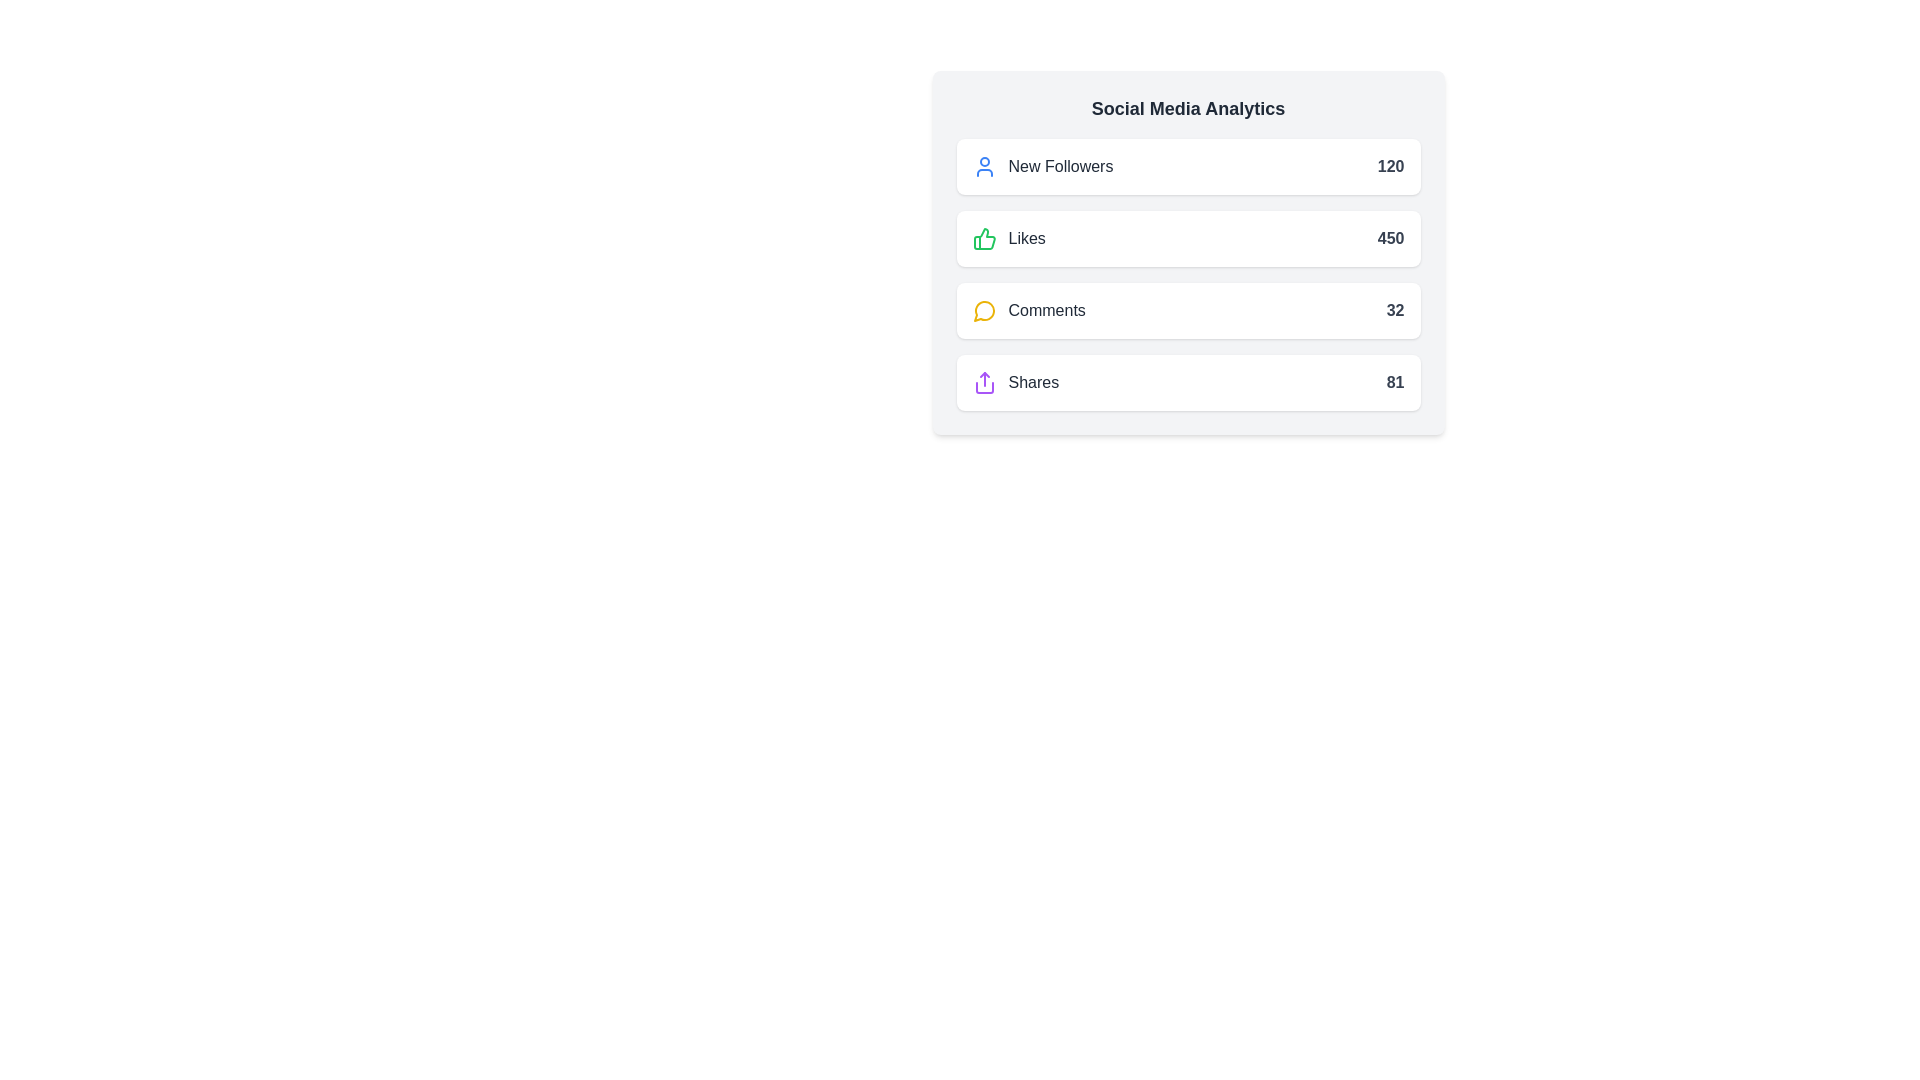 The height and width of the screenshot is (1080, 1920). I want to click on the share icon located in the fourth row of the 'Social Media Analytics' section, next to the label 'Shares', so click(984, 382).